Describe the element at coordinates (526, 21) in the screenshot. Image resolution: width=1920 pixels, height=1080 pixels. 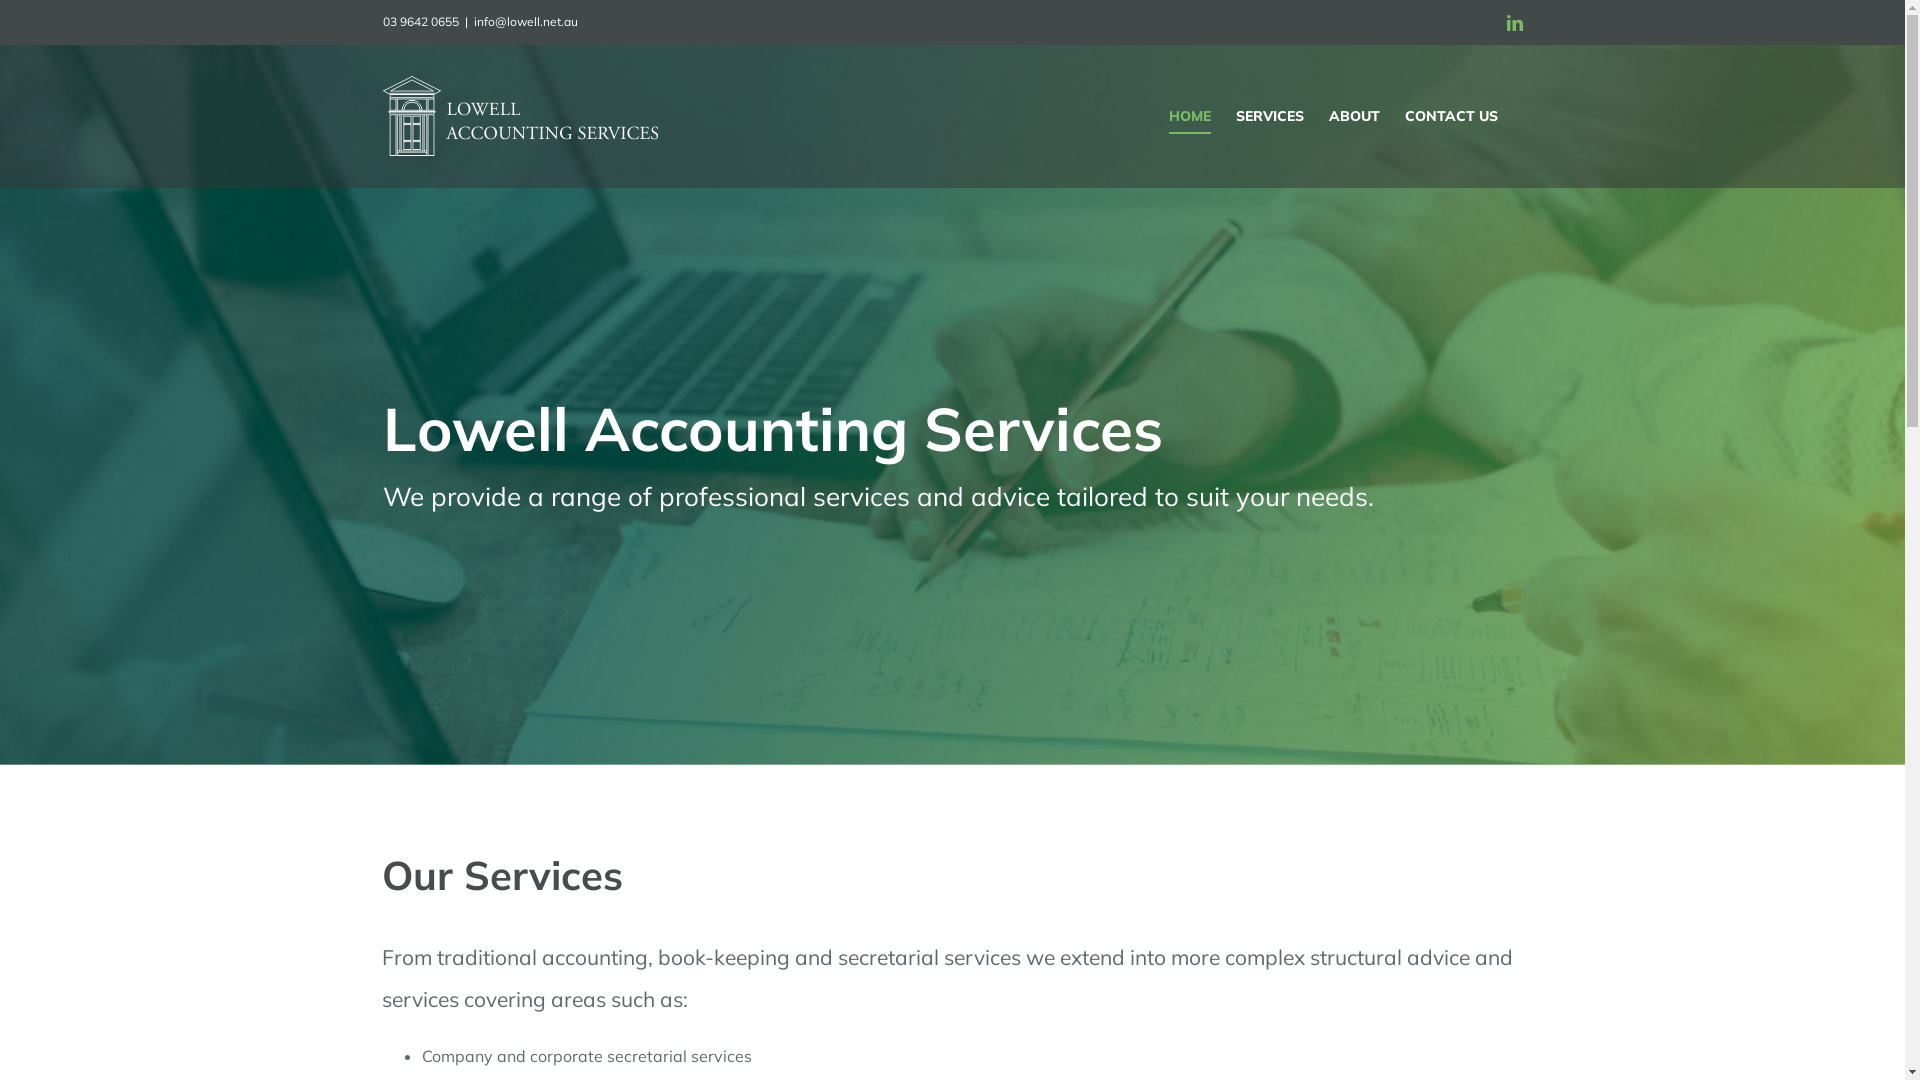
I see `'info@lowell.net.au'` at that location.